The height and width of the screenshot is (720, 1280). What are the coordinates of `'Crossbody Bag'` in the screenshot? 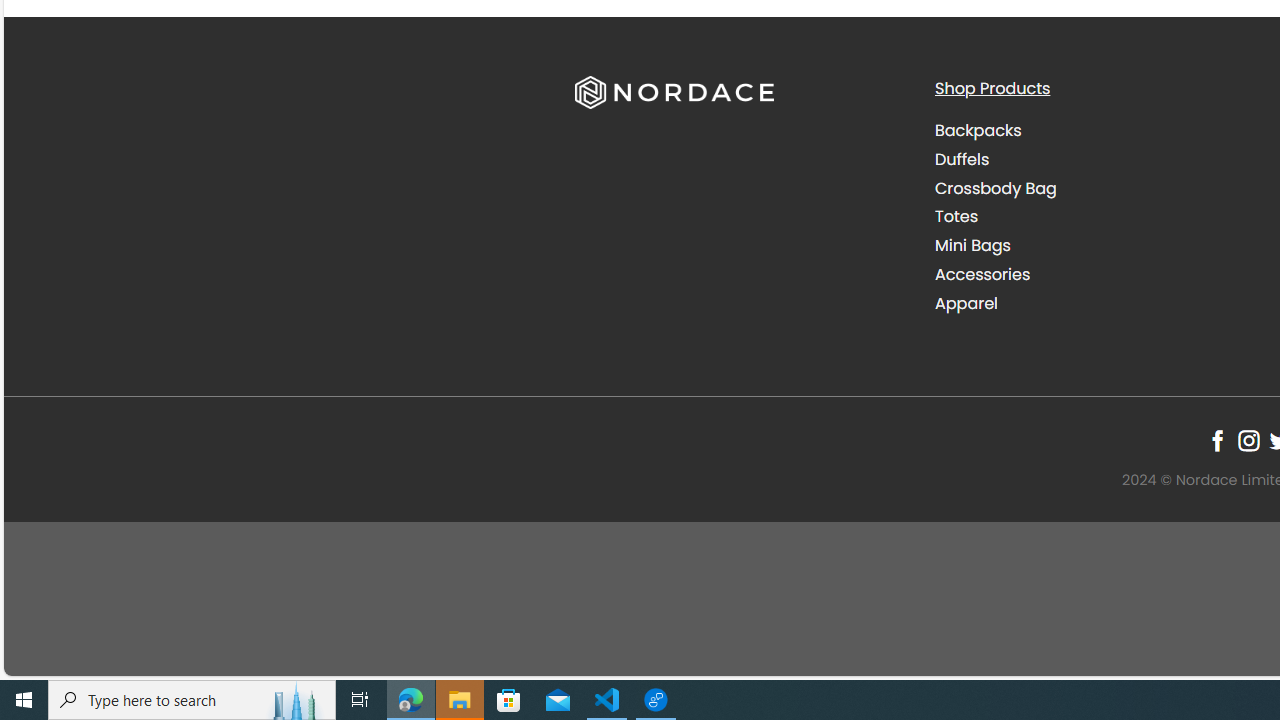 It's located at (995, 187).